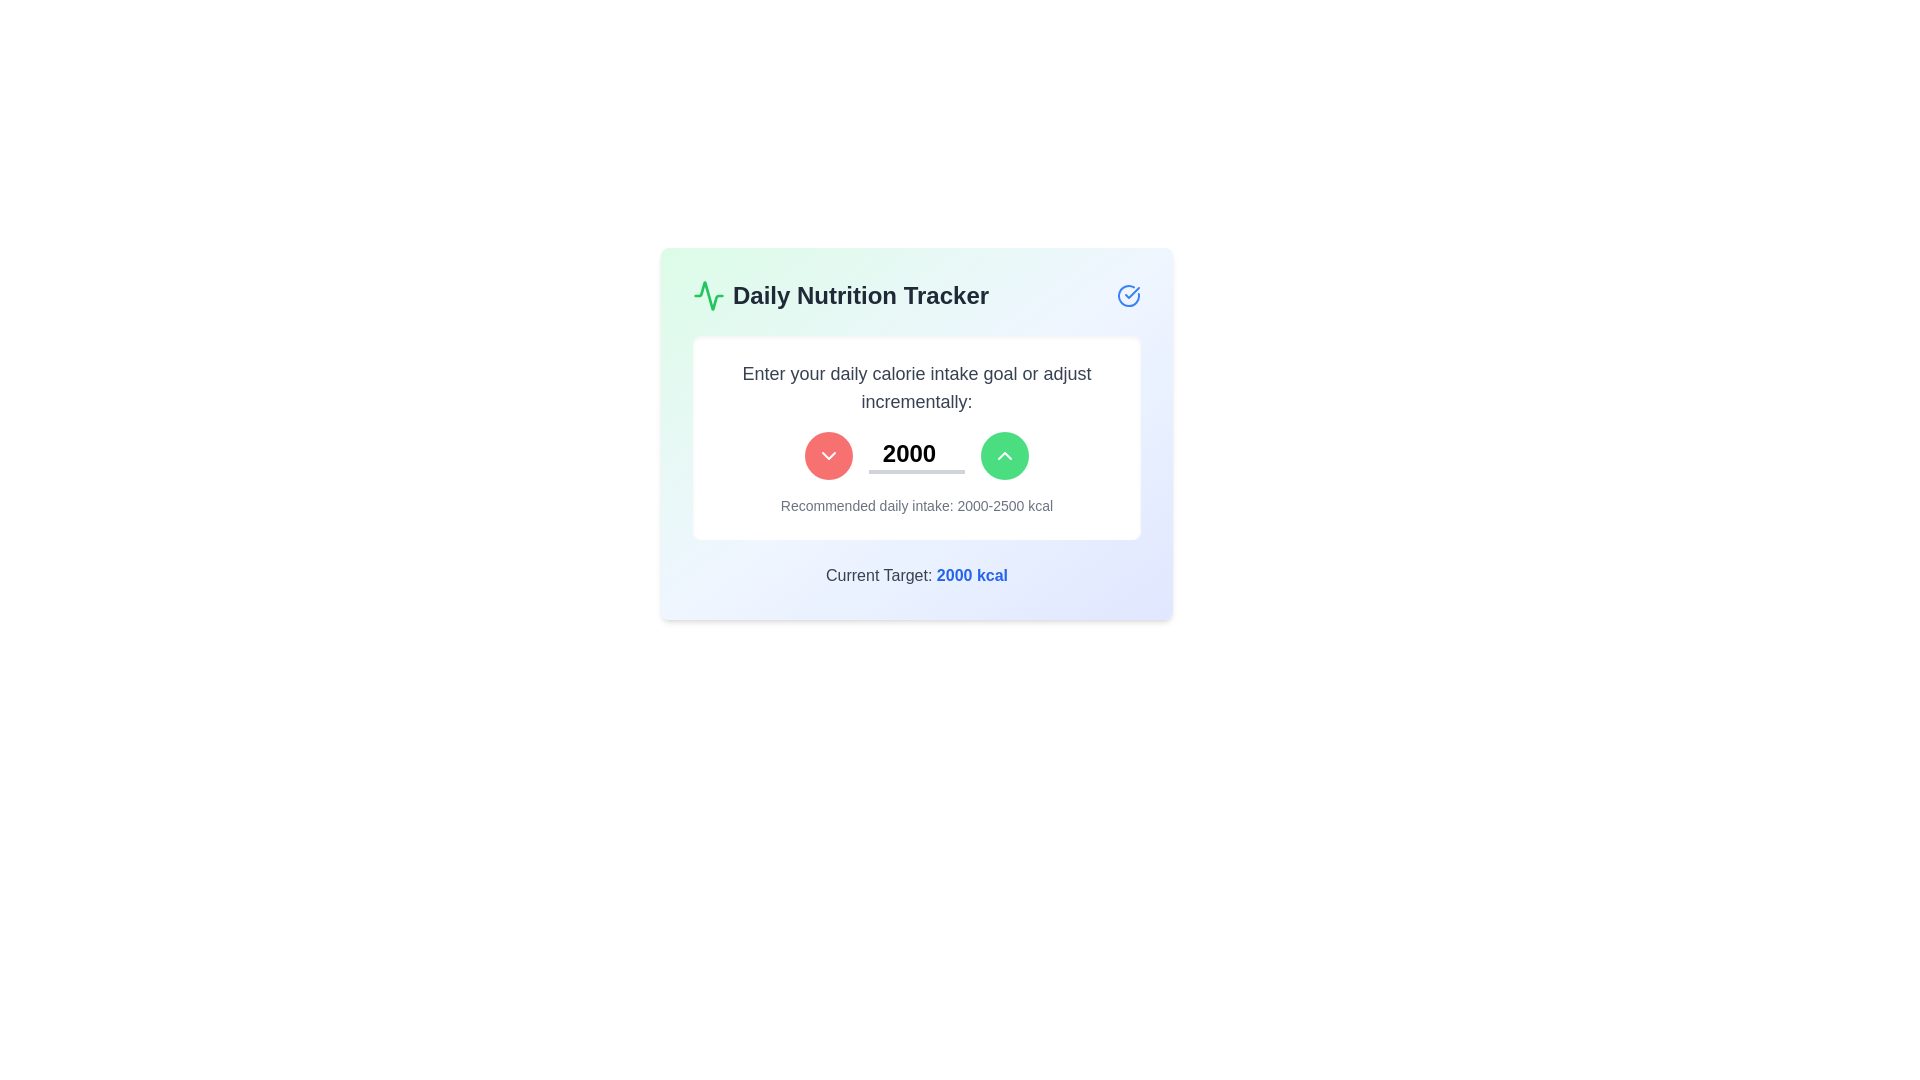  I want to click on the verification icon located at the top-right corner of the 'Daily Nutrition Tracker' card, which indicates a state of verification or completion, so click(1128, 296).